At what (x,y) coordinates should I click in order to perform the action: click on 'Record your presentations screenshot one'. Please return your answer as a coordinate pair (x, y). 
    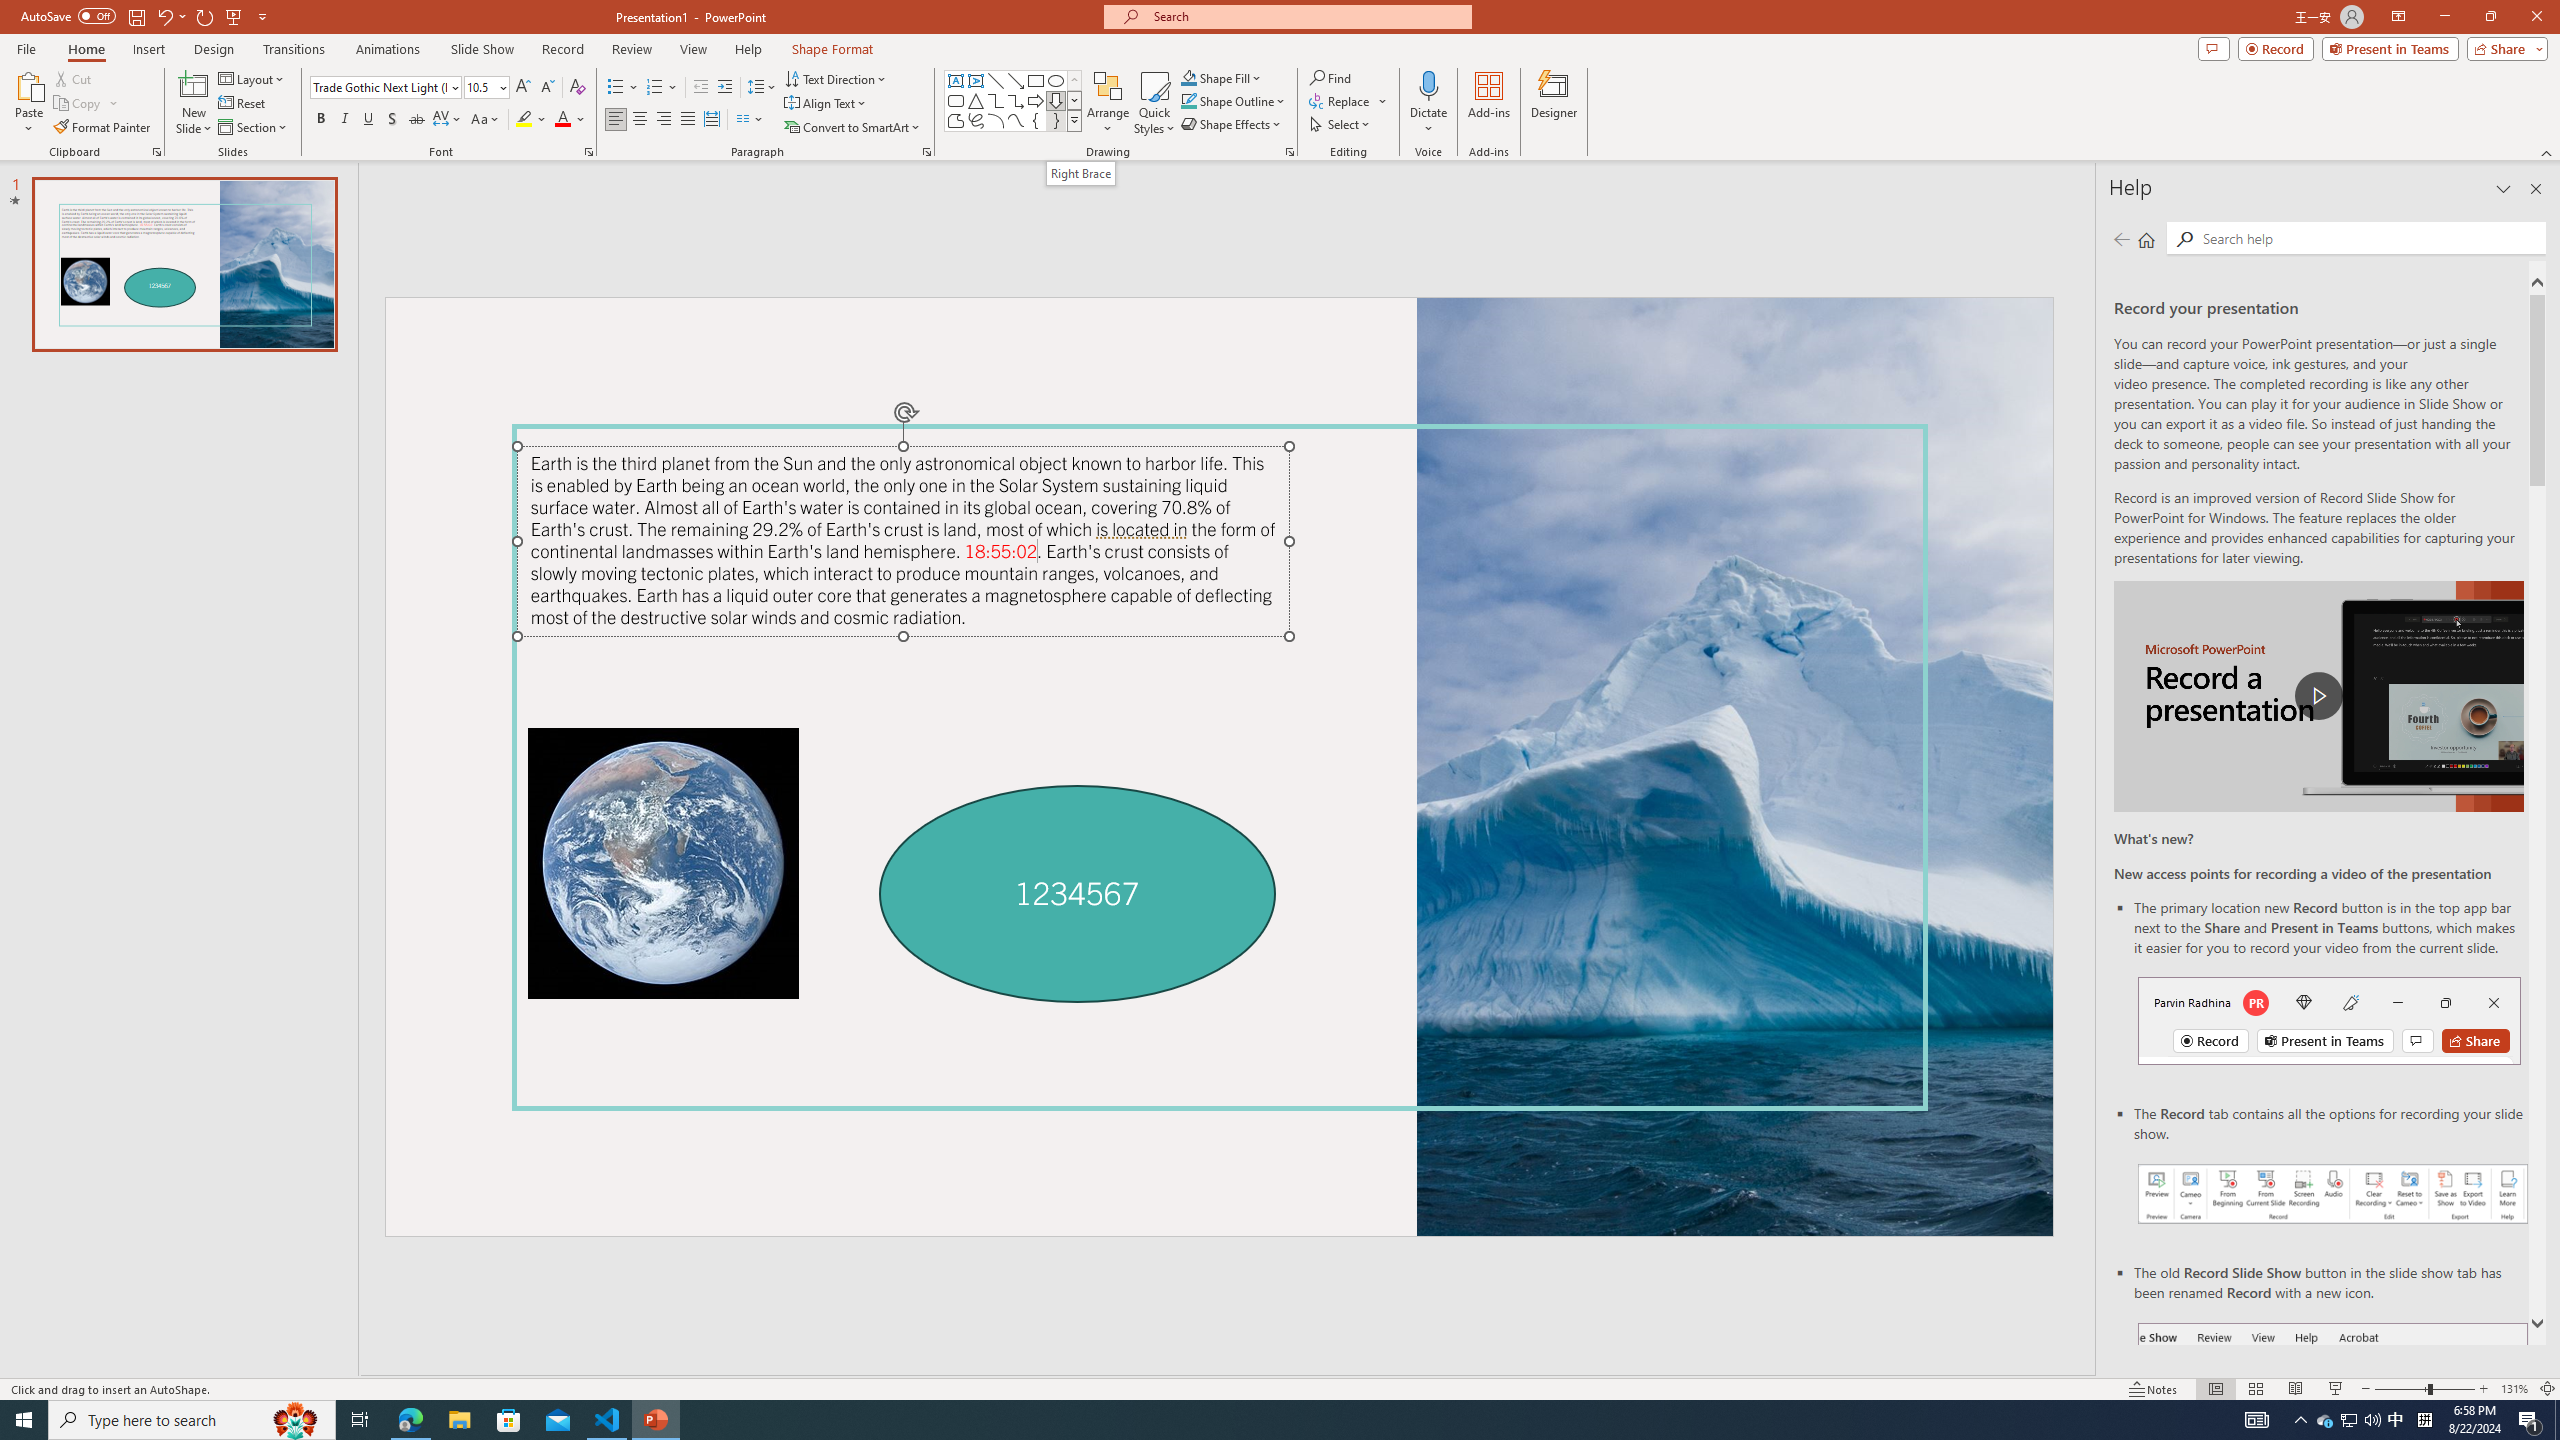
    Looking at the image, I should click on (2332, 1192).